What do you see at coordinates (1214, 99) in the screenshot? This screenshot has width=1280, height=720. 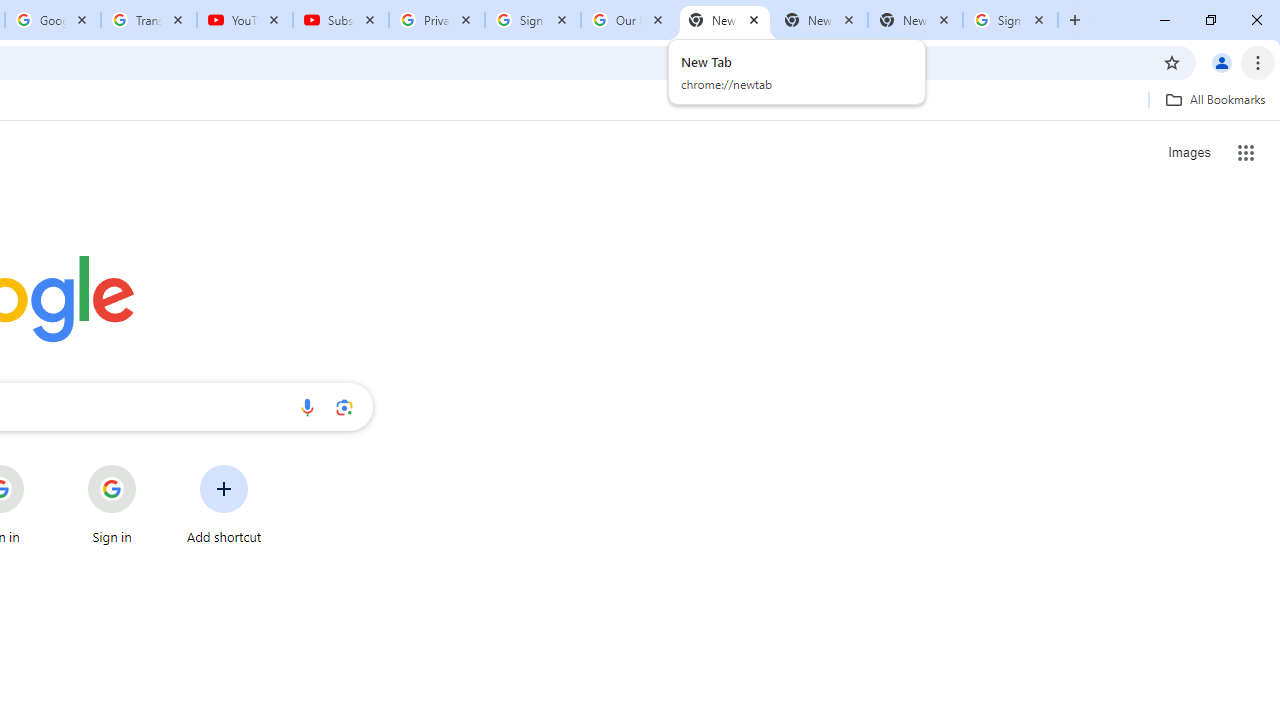 I see `'All Bookmarks'` at bounding box center [1214, 99].